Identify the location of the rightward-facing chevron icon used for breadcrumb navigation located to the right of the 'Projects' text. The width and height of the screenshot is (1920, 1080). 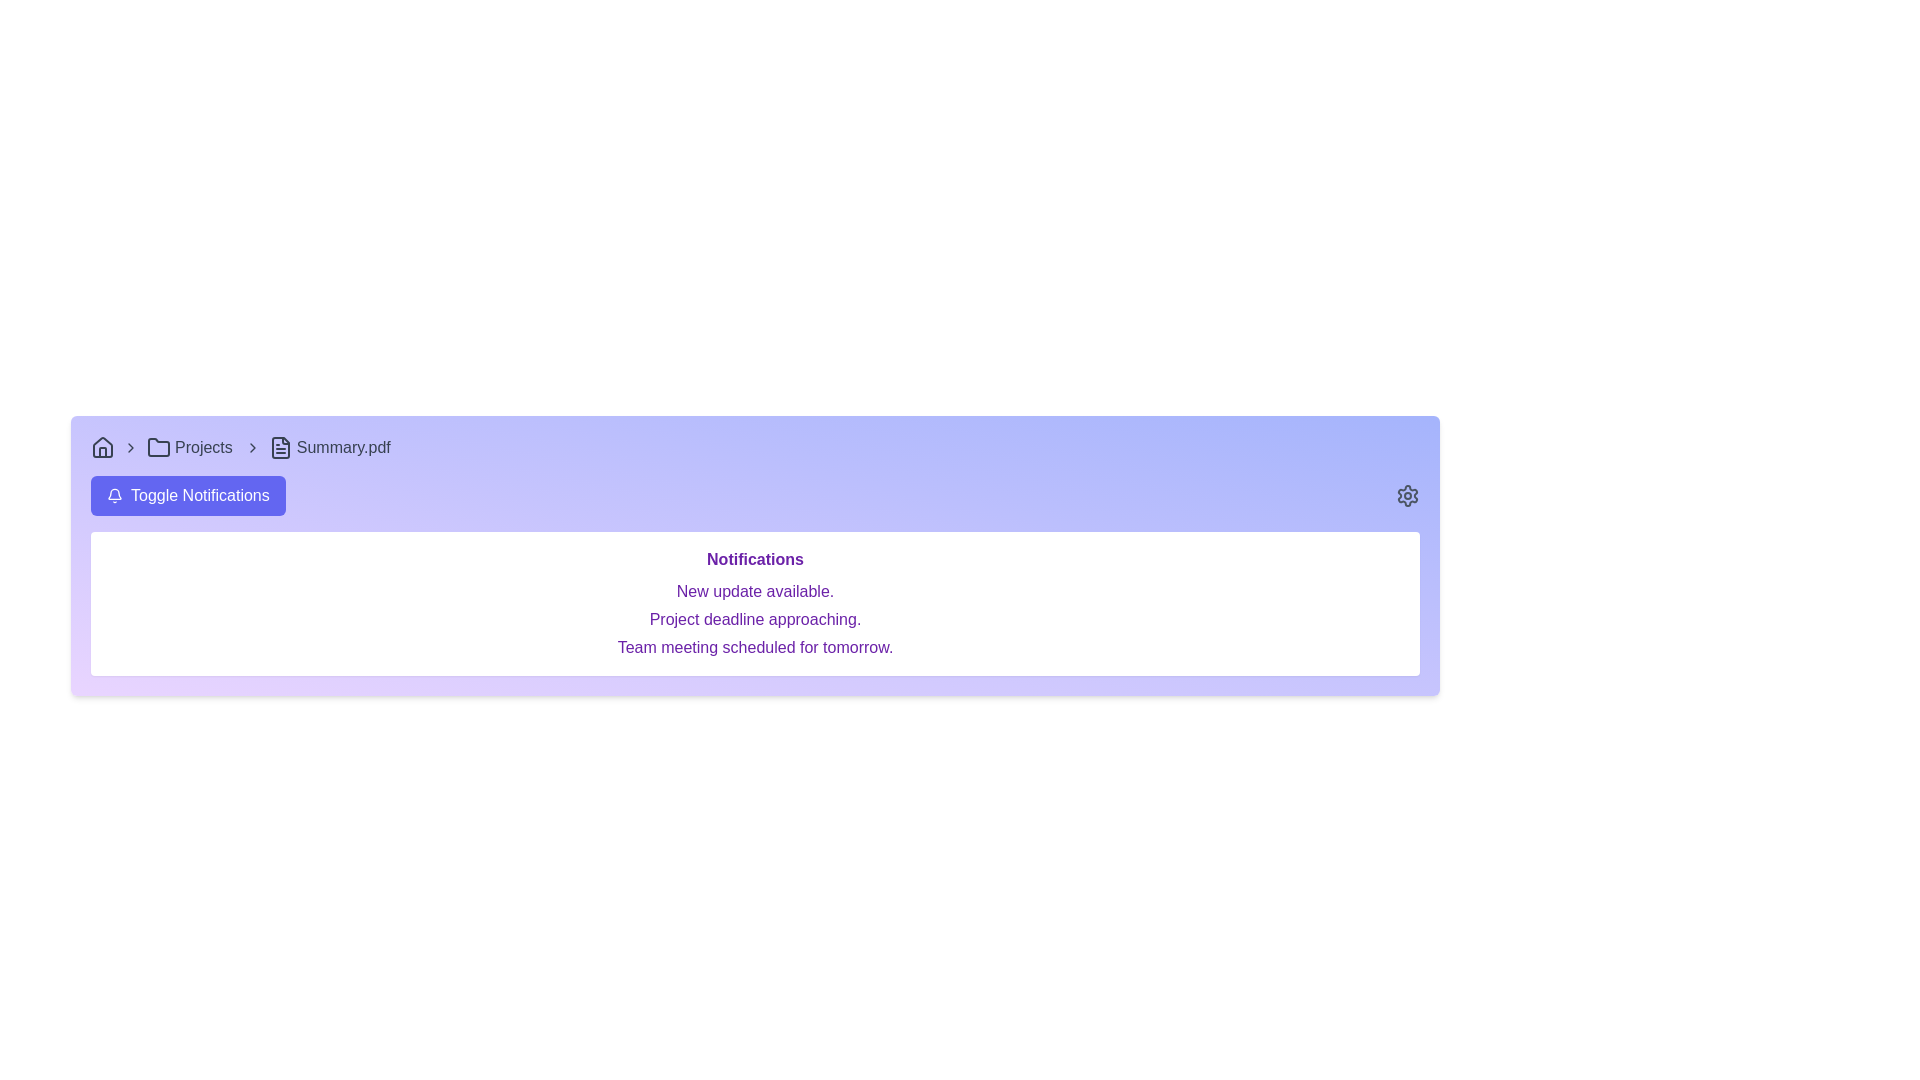
(251, 446).